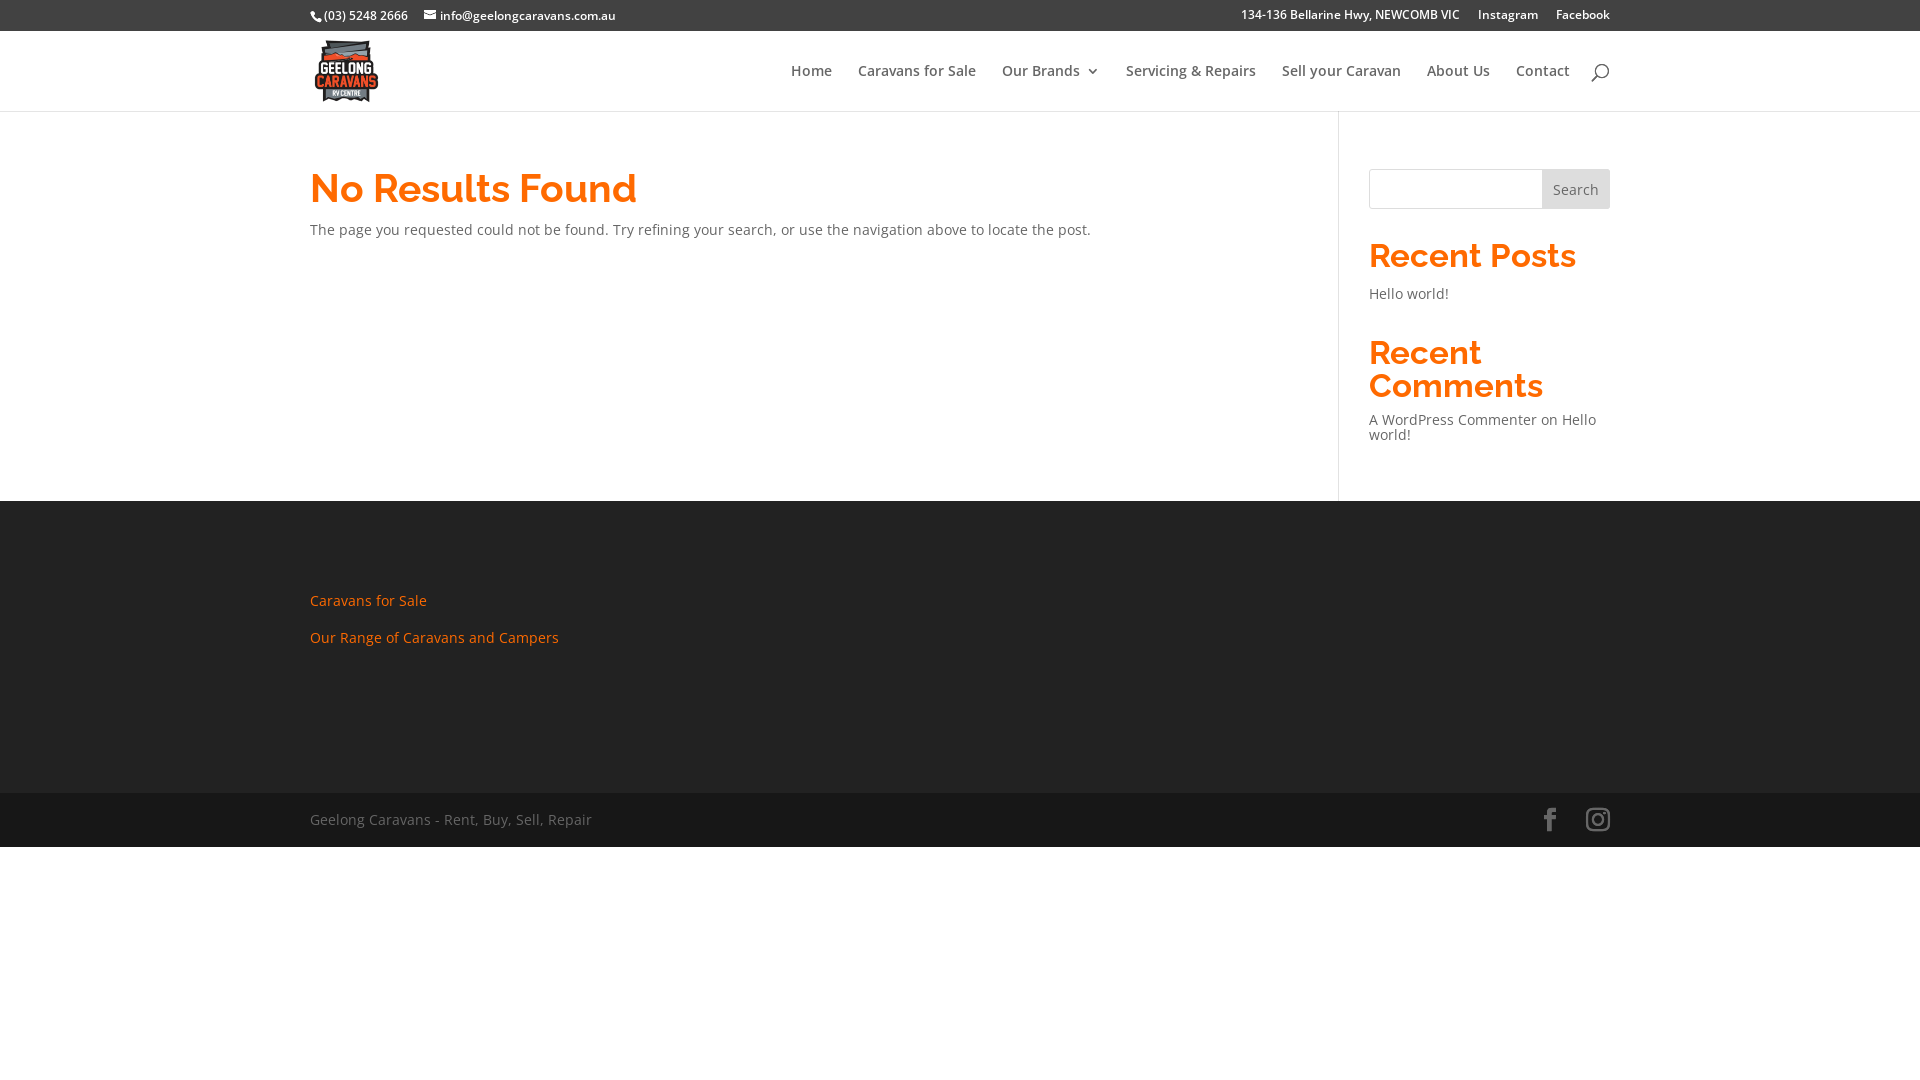 The width and height of the screenshot is (1920, 1080). What do you see at coordinates (368, 599) in the screenshot?
I see `'Caravans for Sale'` at bounding box center [368, 599].